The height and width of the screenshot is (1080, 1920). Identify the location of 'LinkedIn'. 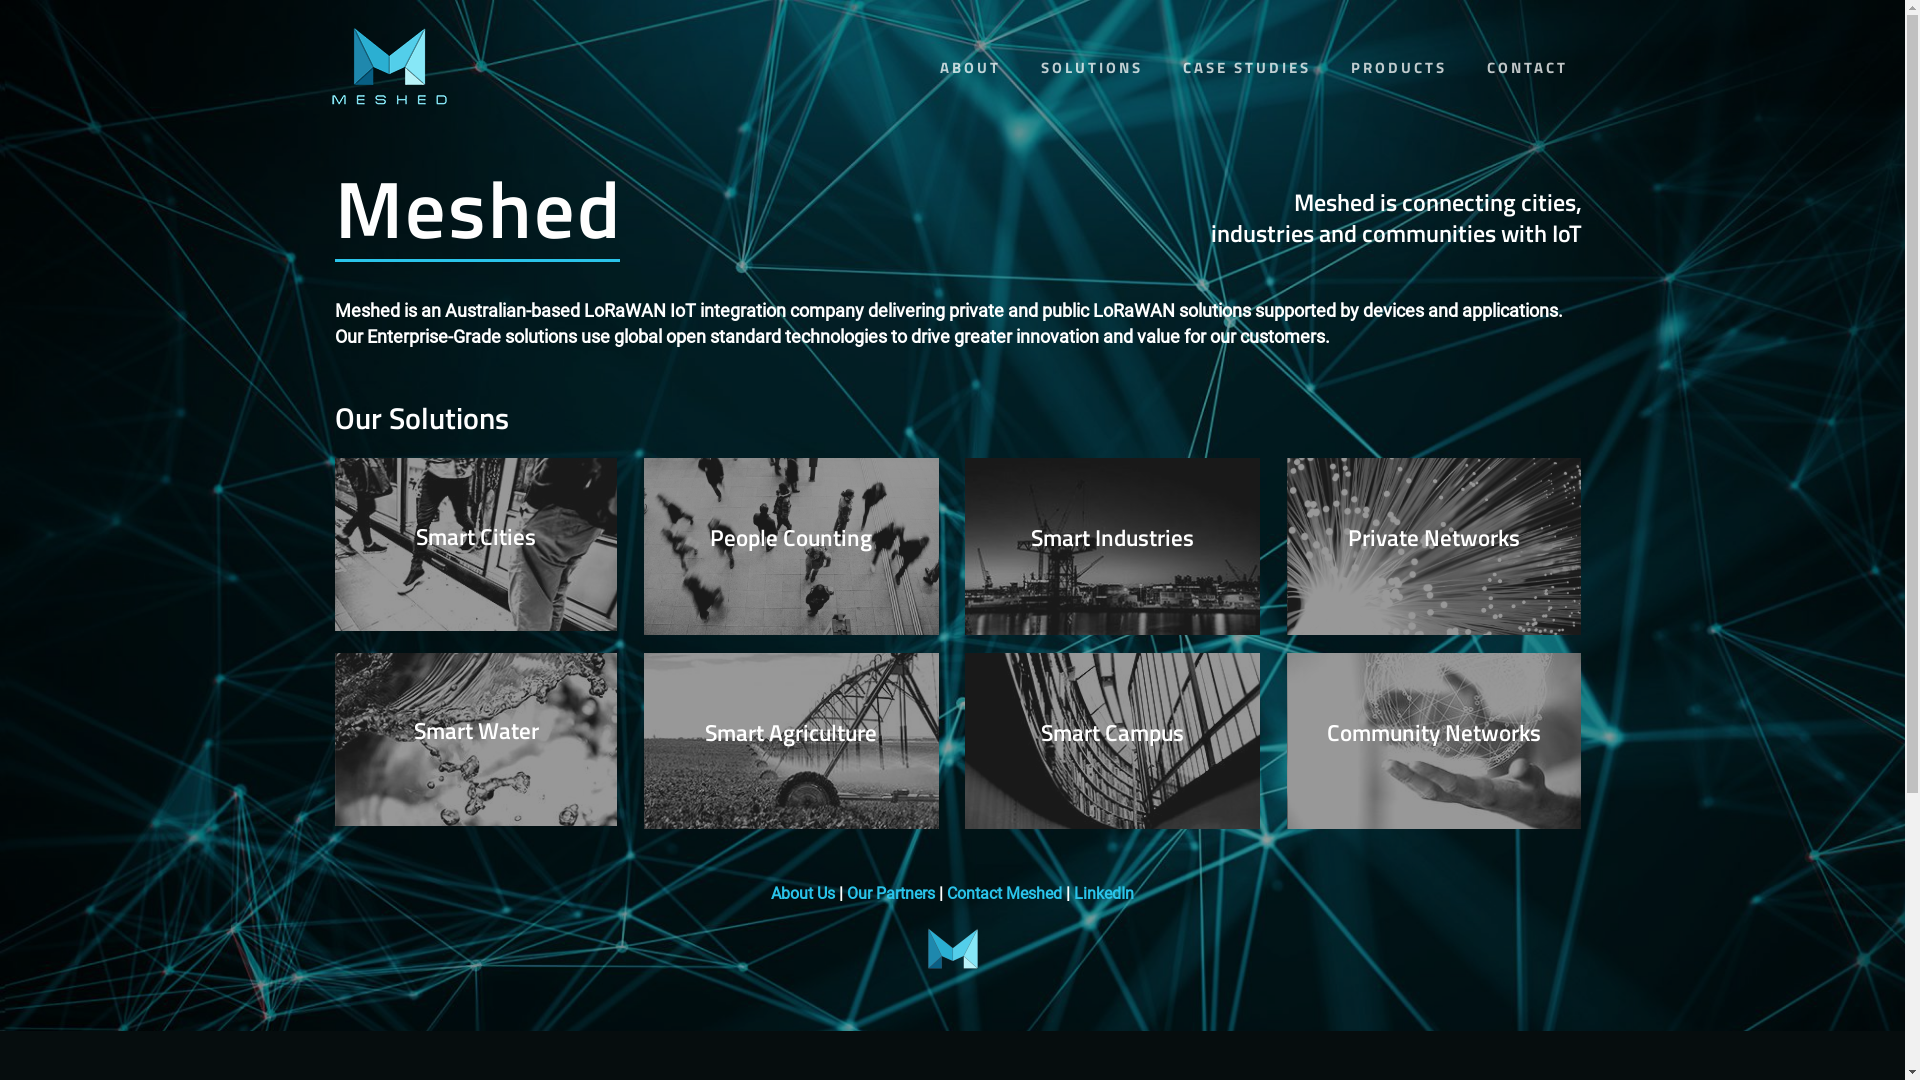
(1103, 892).